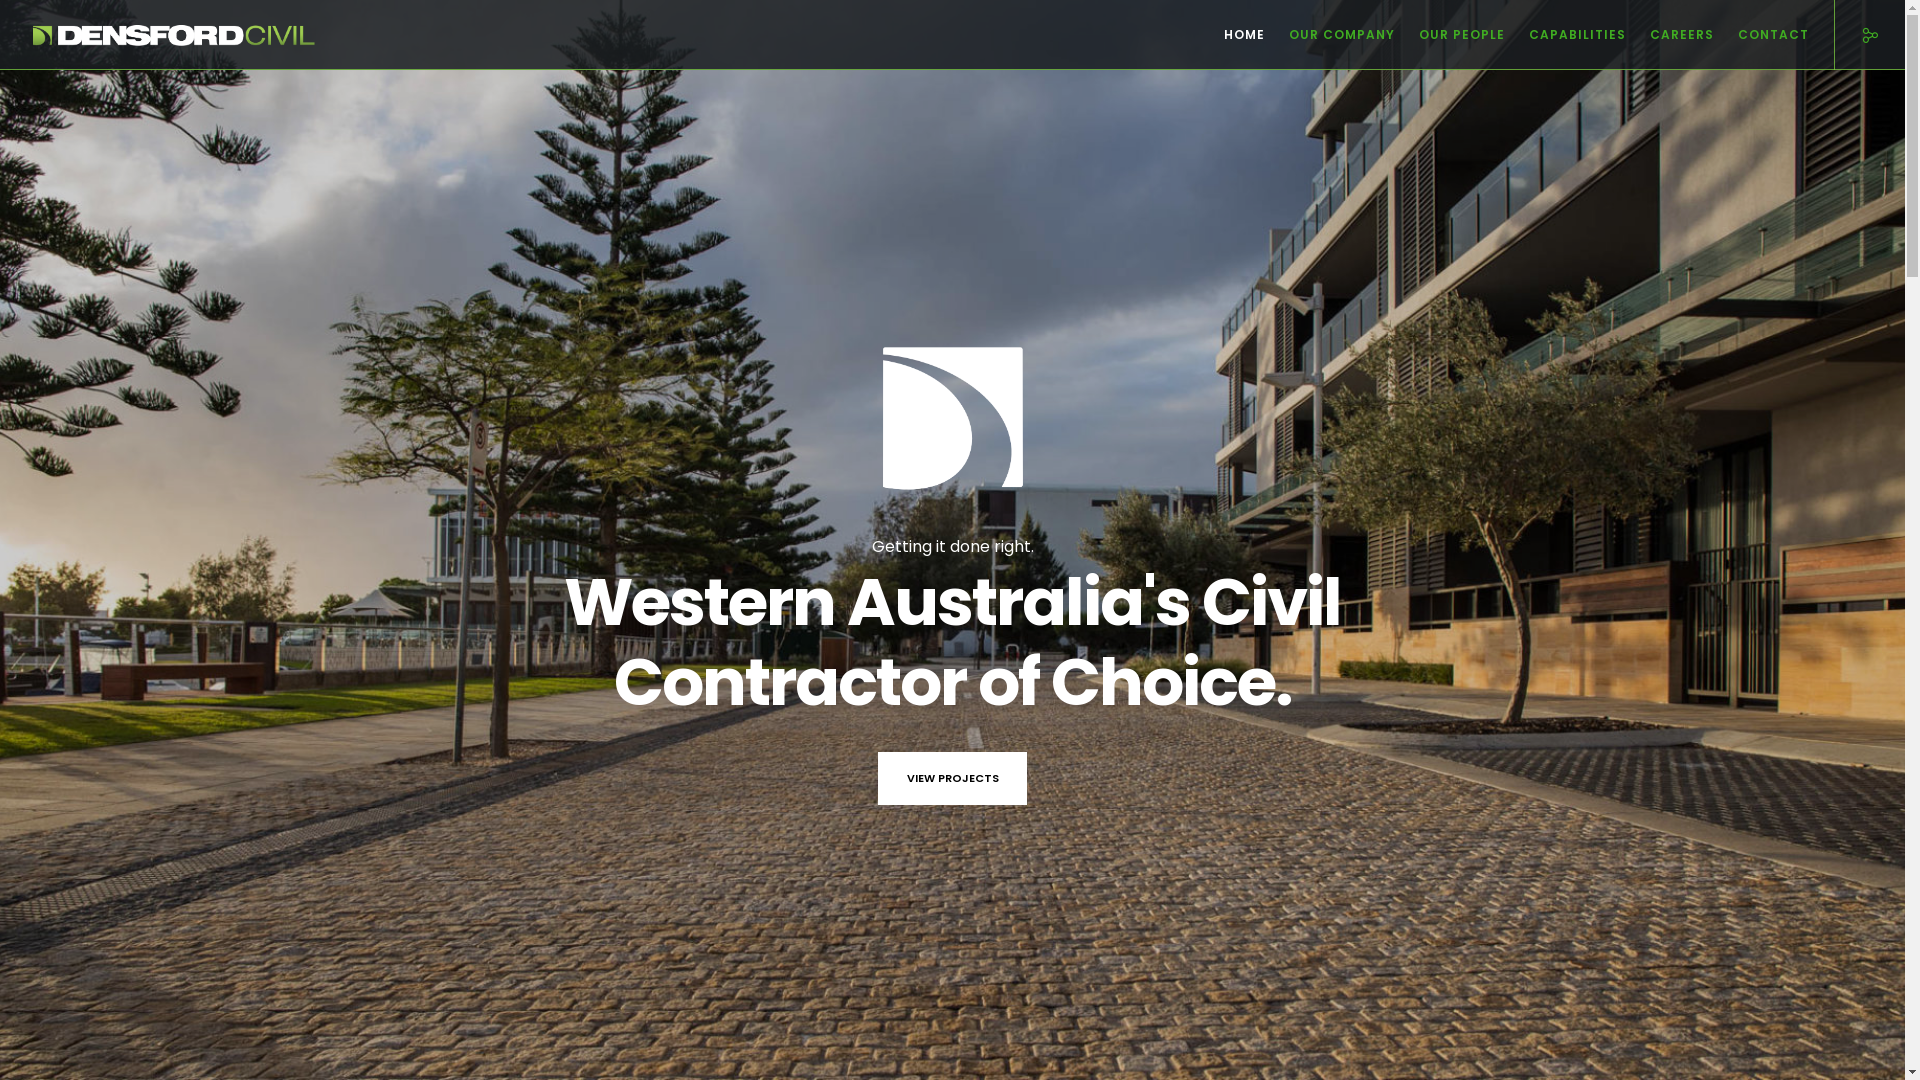 The width and height of the screenshot is (1920, 1080). Describe the element at coordinates (1761, 34) in the screenshot. I see `'CONTACT'` at that location.